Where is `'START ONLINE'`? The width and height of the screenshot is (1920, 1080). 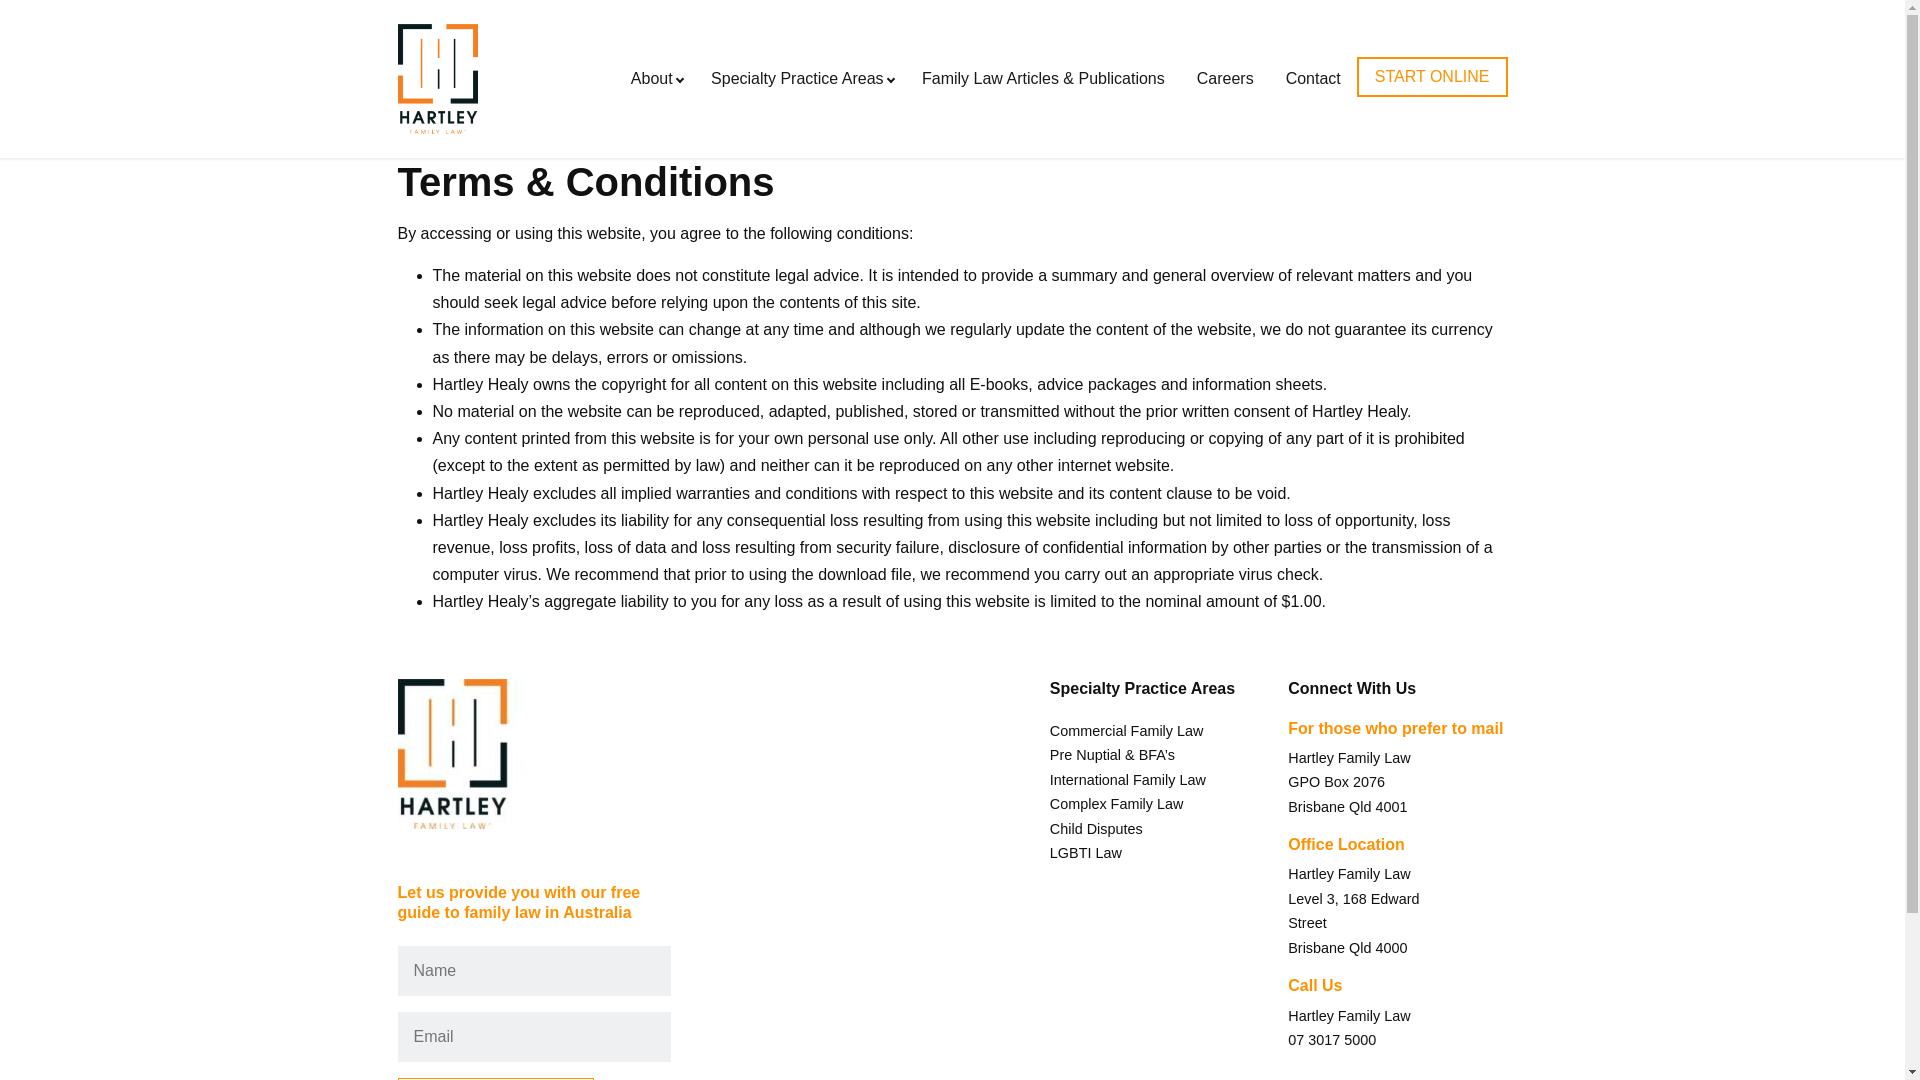
'START ONLINE' is located at coordinates (1357, 76).